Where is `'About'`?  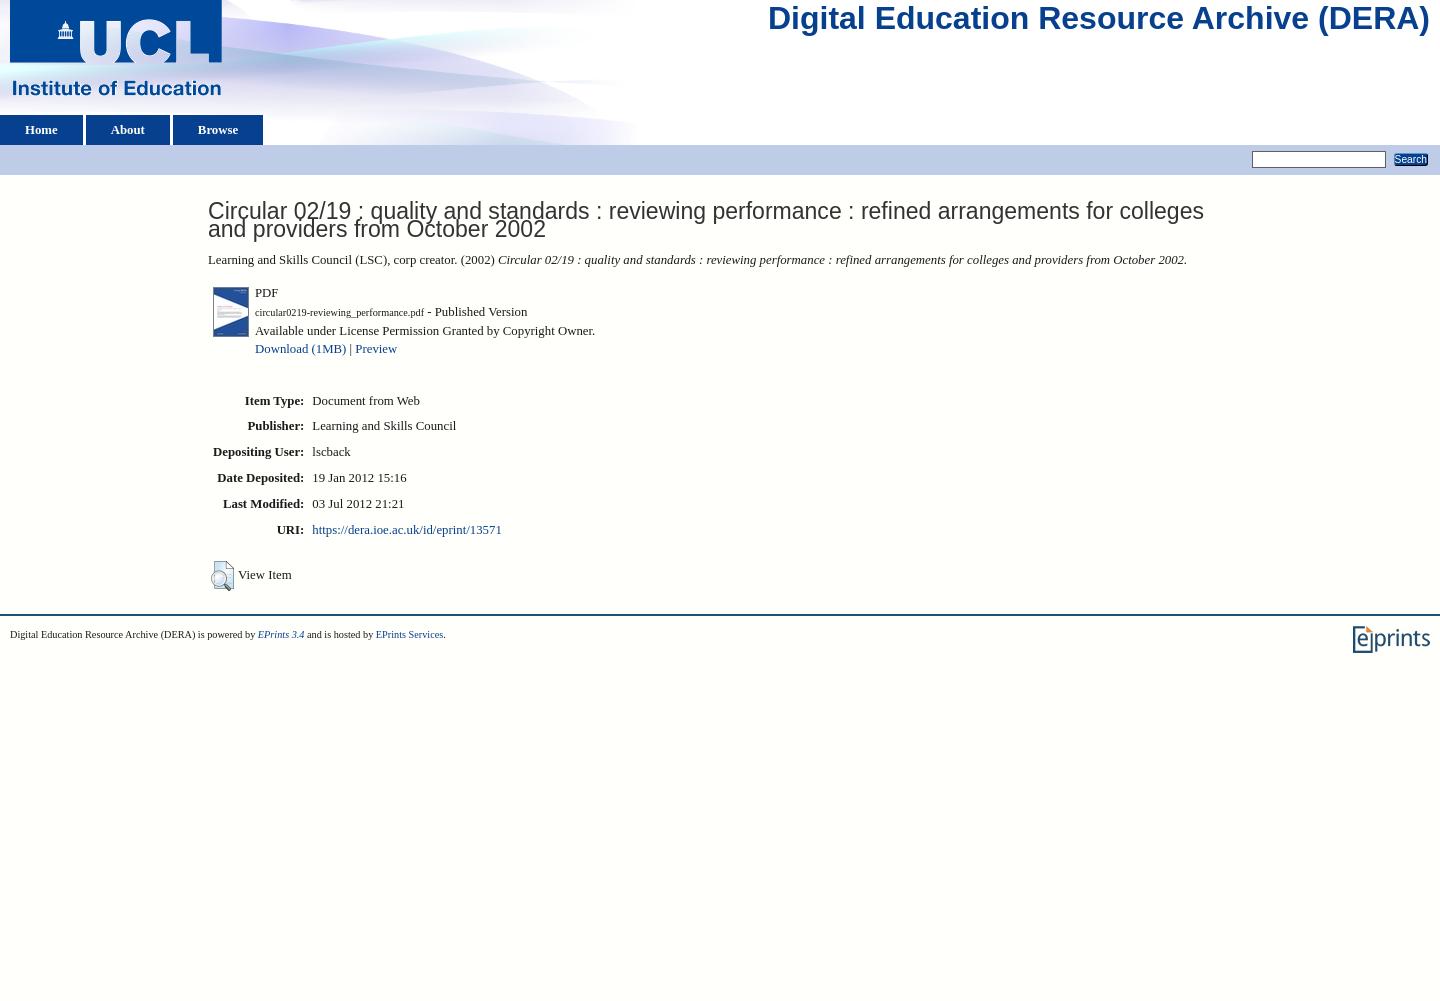 'About' is located at coordinates (126, 129).